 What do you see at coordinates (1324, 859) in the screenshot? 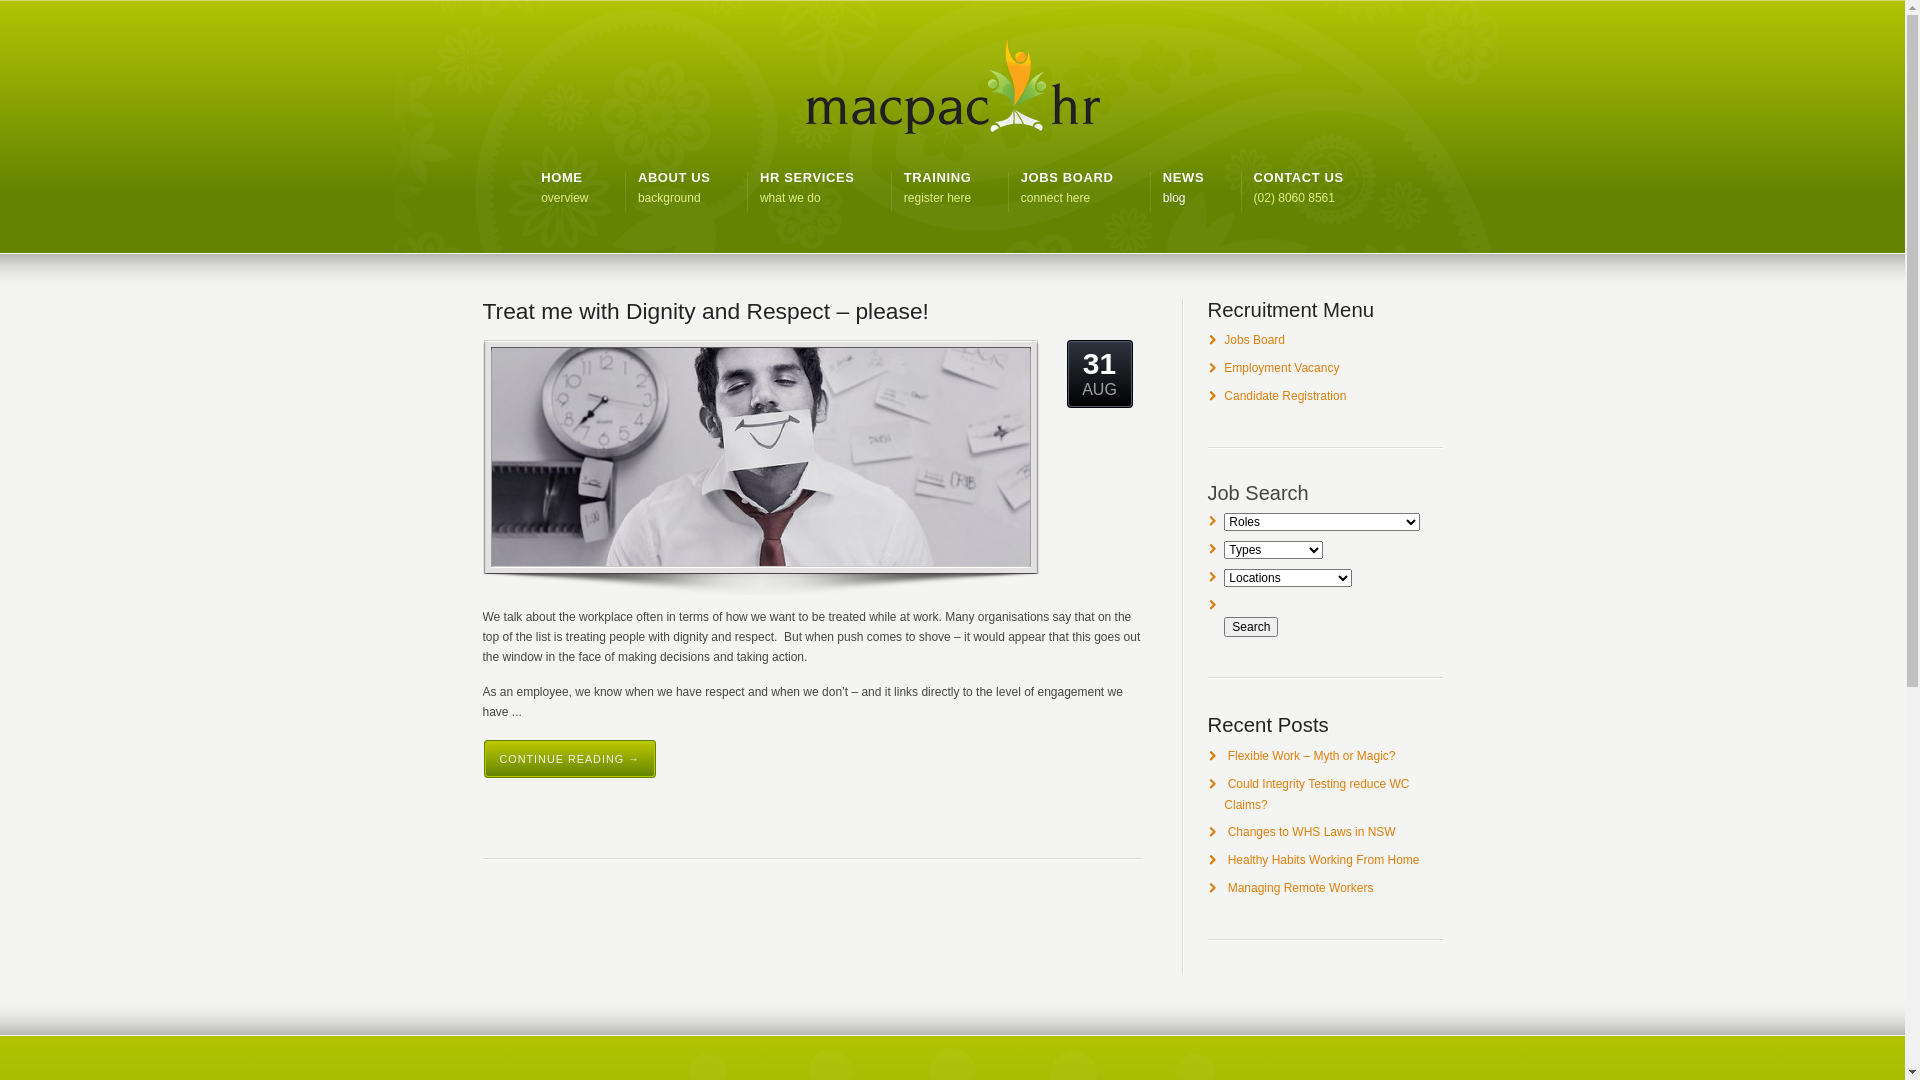
I see `'Healthy Habits Working From Home'` at bounding box center [1324, 859].